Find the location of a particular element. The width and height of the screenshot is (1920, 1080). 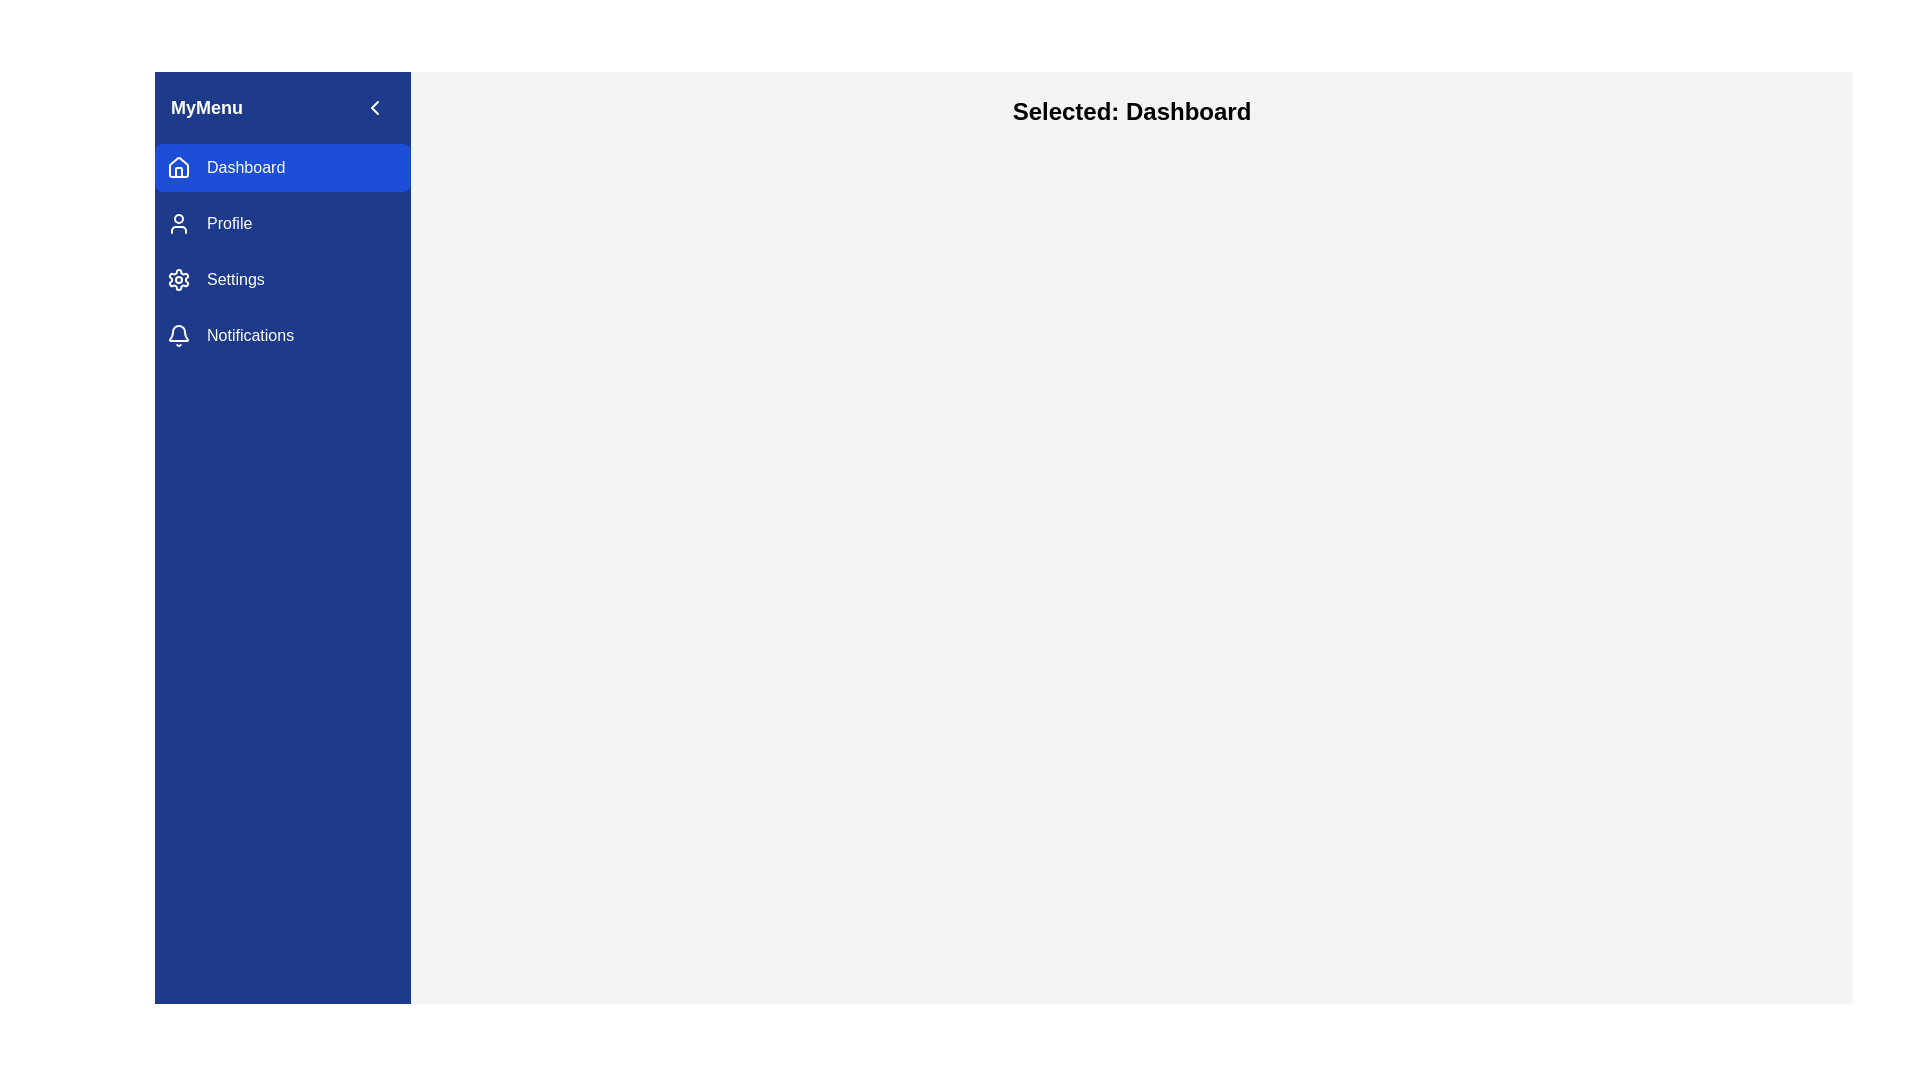

the navigation menu item located in the left sidebar, positioned second below 'Dashboard' and above 'Settings' is located at coordinates (282, 223).